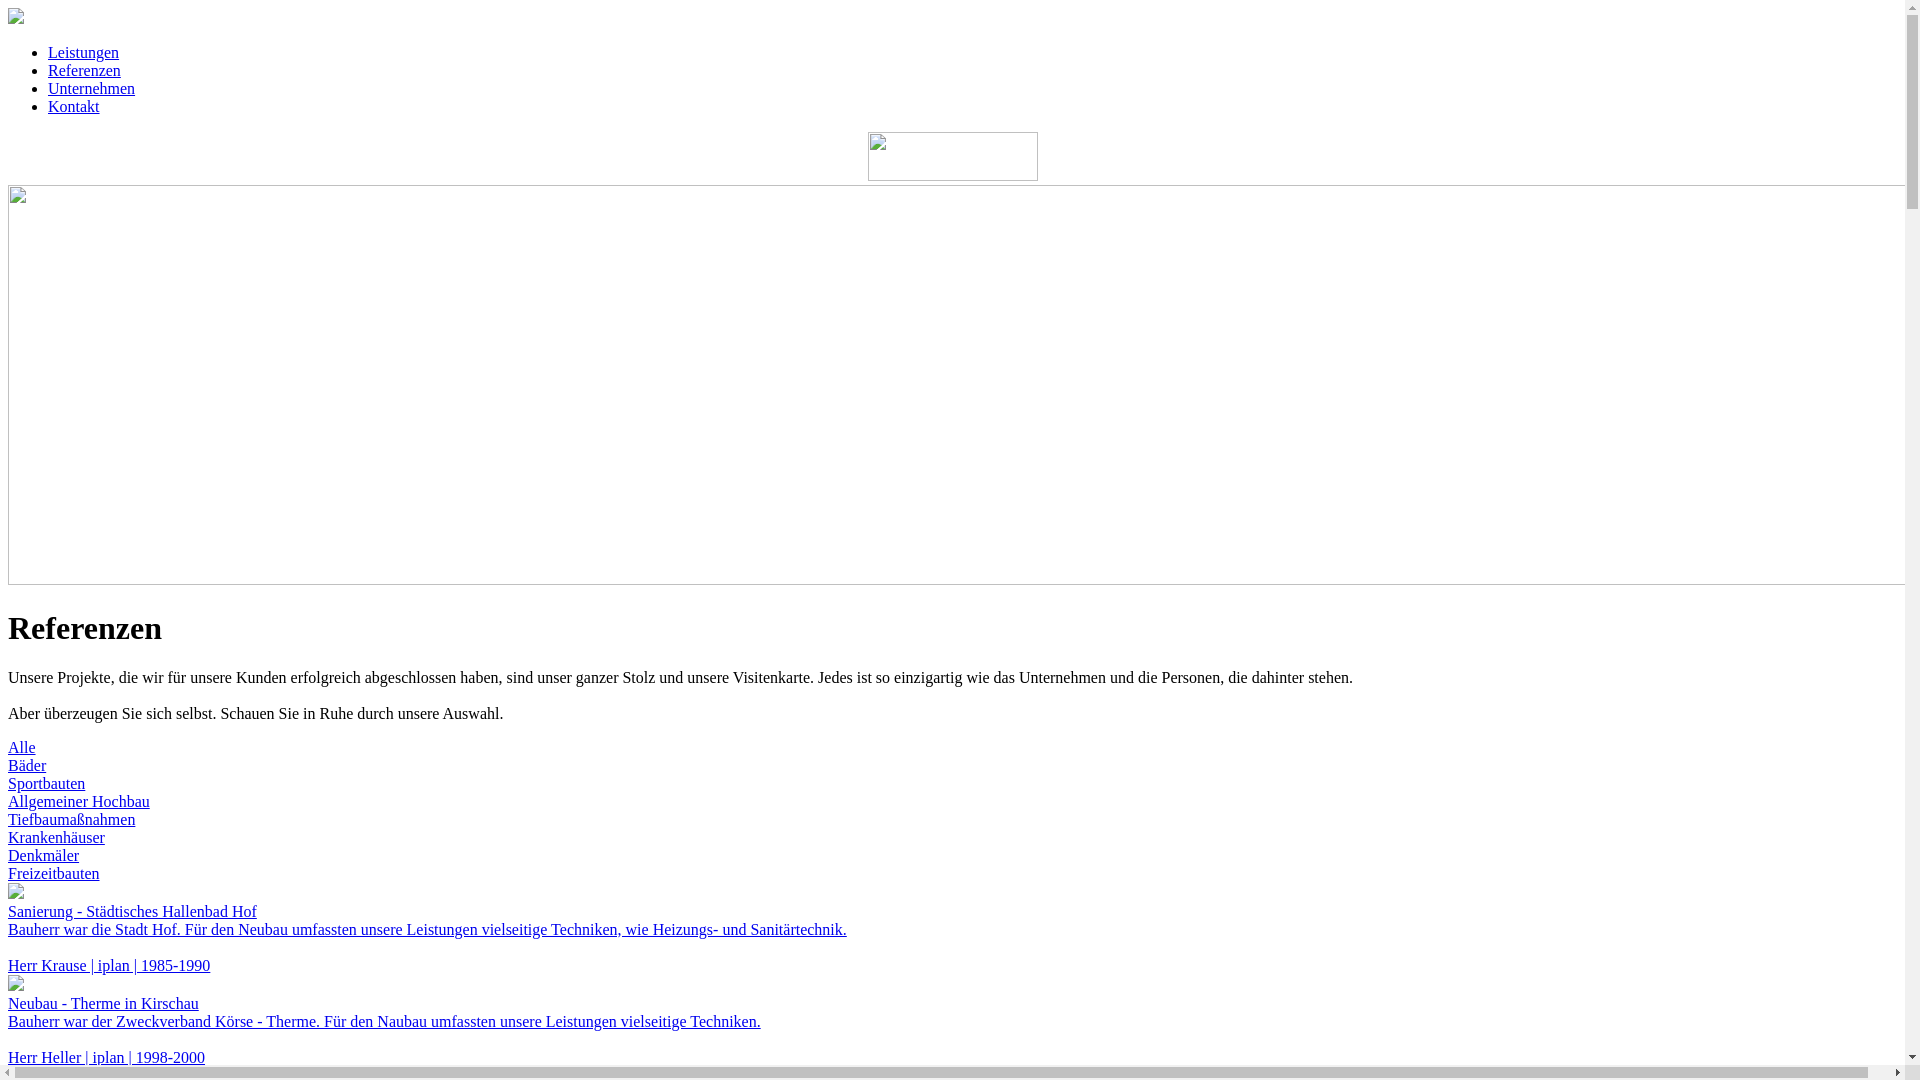 This screenshot has height=1080, width=1920. I want to click on 'Sportbauten', so click(46, 782).